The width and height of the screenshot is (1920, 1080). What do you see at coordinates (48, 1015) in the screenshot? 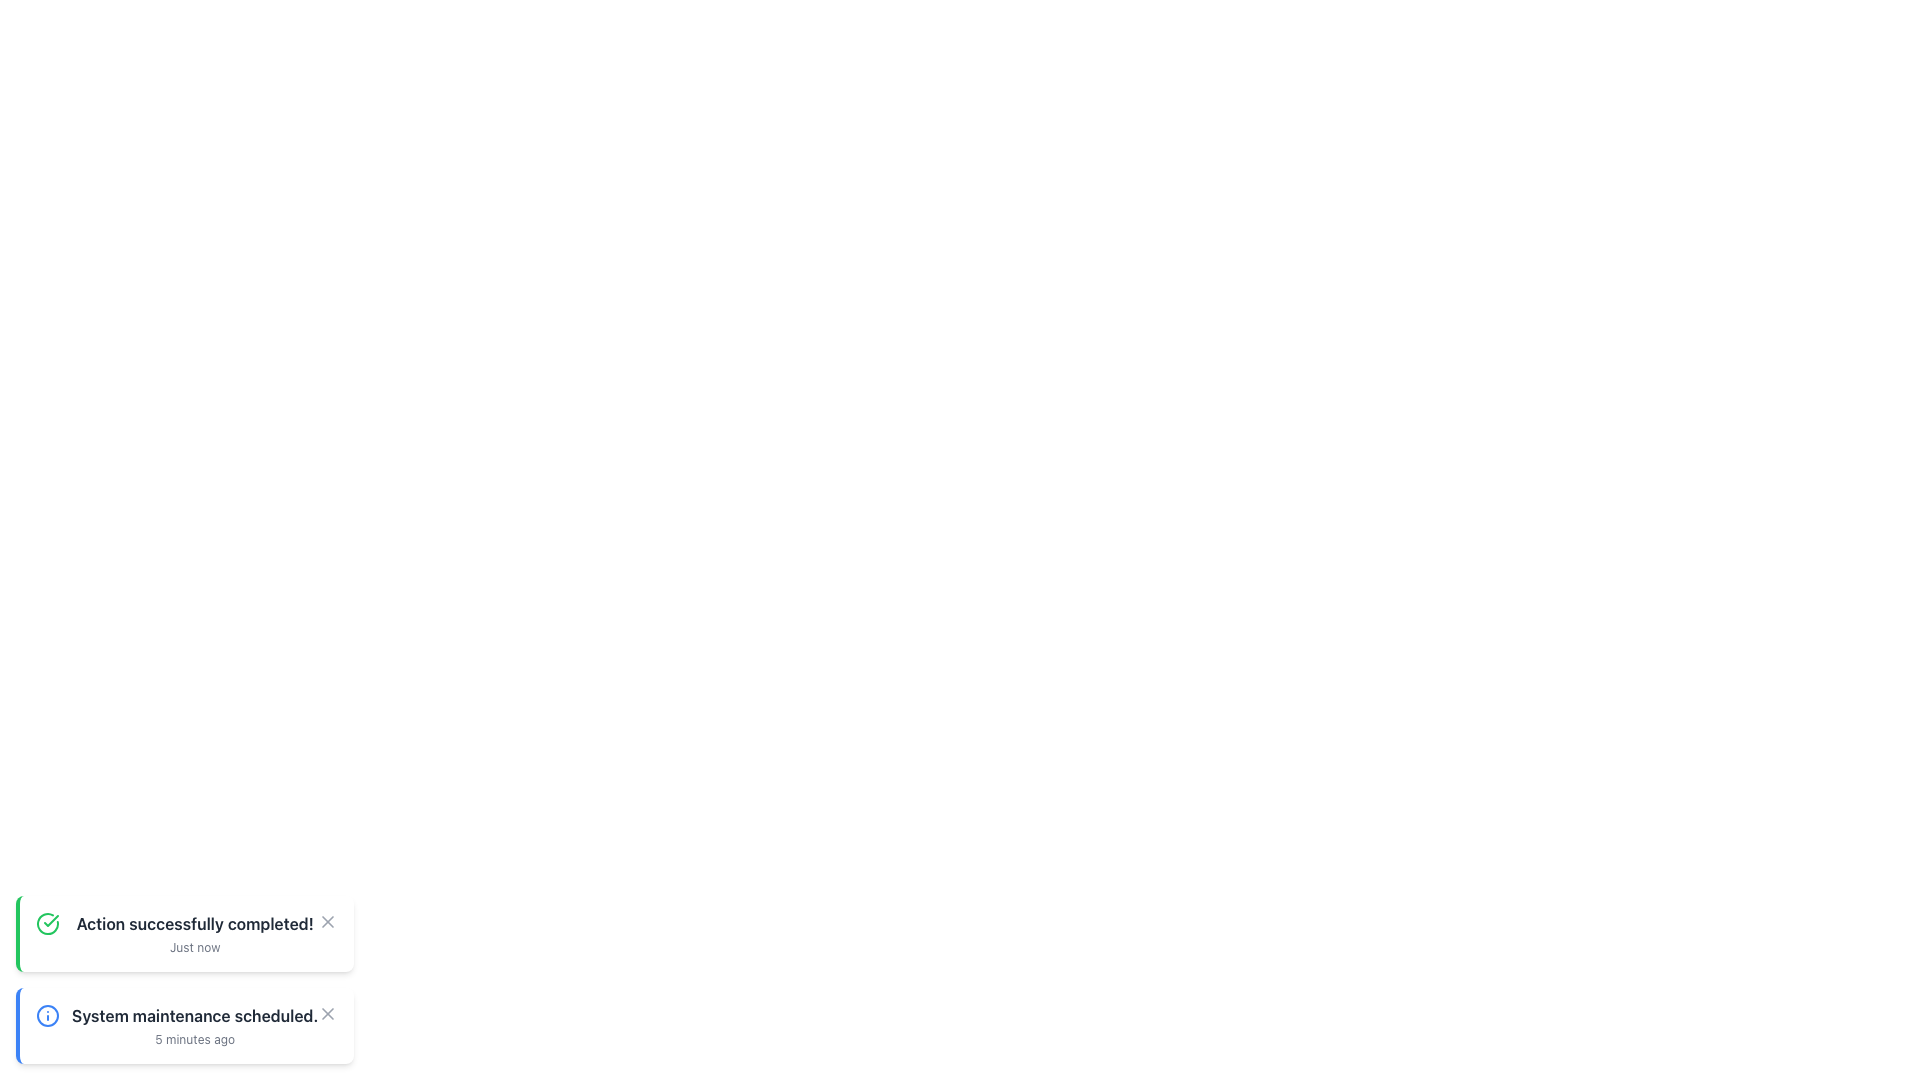
I see `the notification icon located at the top-left corner of the card containing the message 'System maintenance scheduled.'` at bounding box center [48, 1015].